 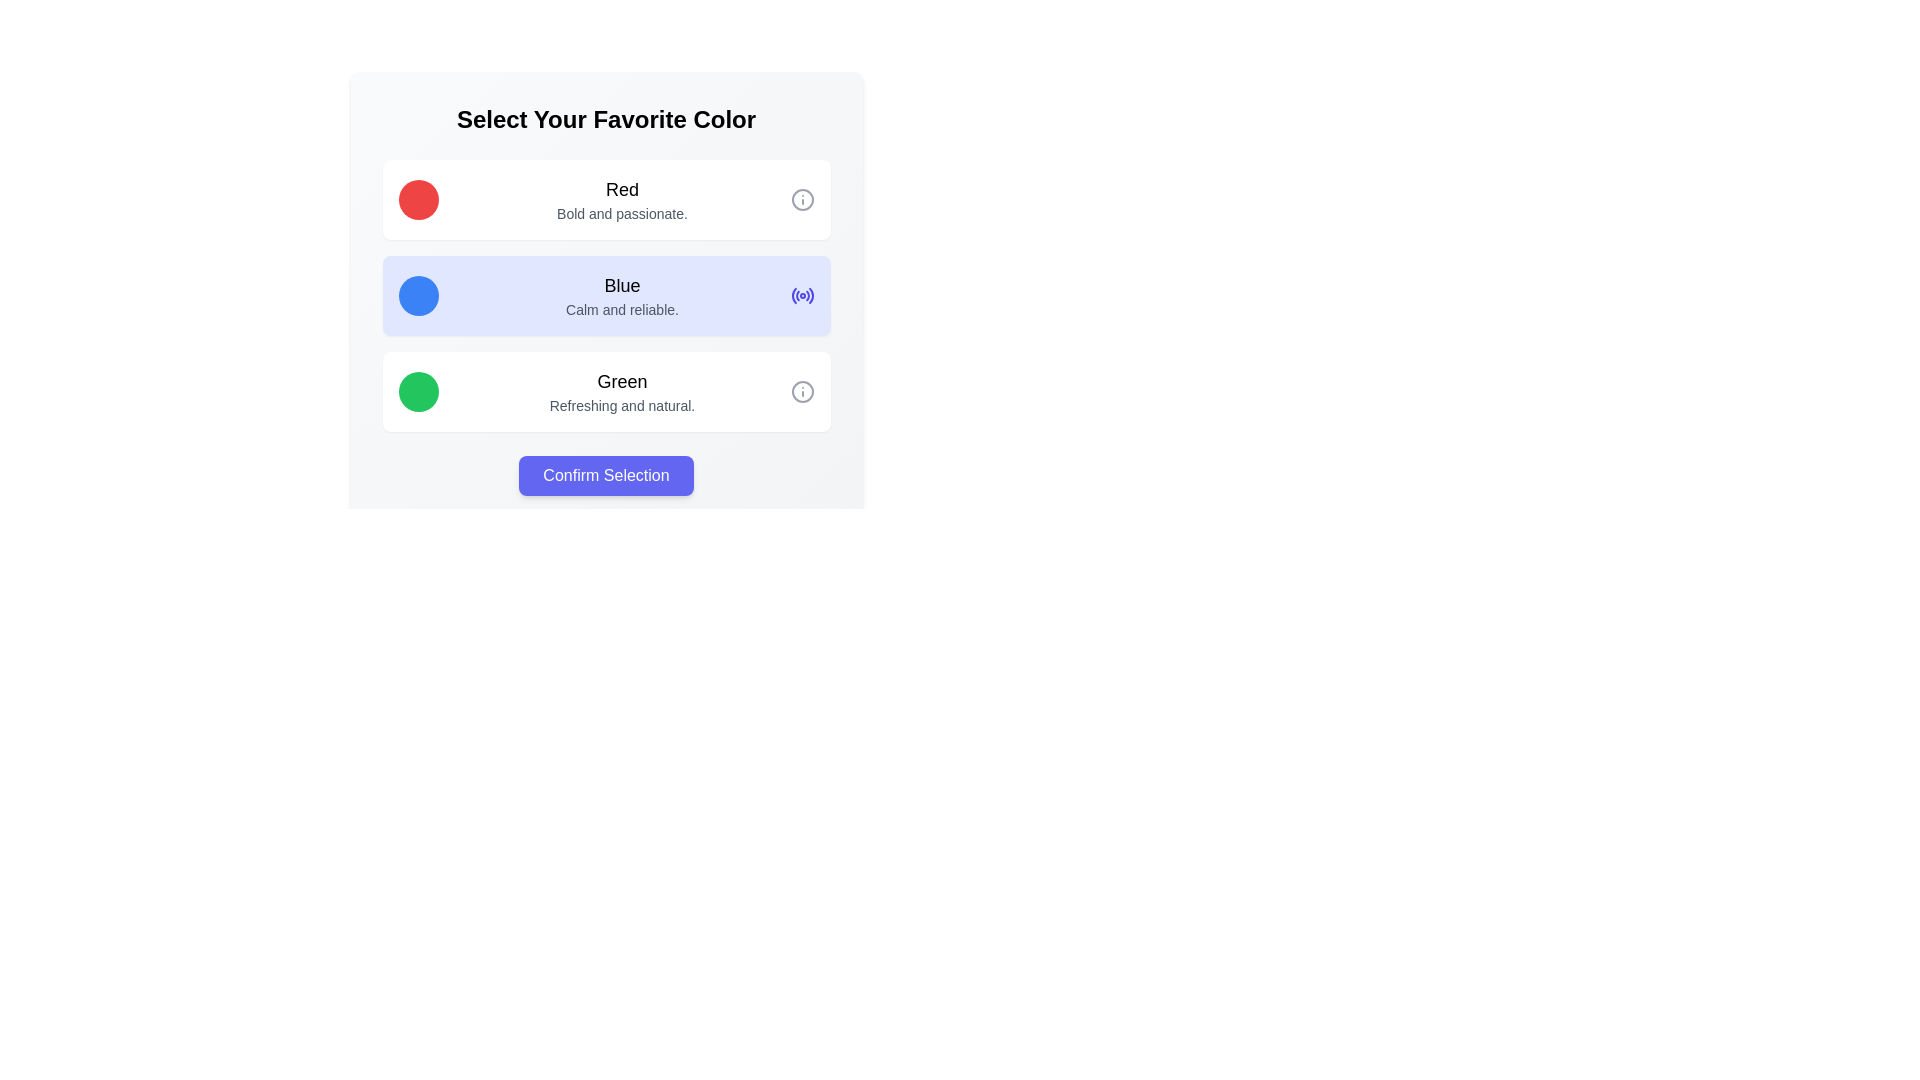 What do you see at coordinates (605, 475) in the screenshot?
I see `the 'Confirm Selection' button with a purple background and white text, which is centrally positioned below a list of options` at bounding box center [605, 475].